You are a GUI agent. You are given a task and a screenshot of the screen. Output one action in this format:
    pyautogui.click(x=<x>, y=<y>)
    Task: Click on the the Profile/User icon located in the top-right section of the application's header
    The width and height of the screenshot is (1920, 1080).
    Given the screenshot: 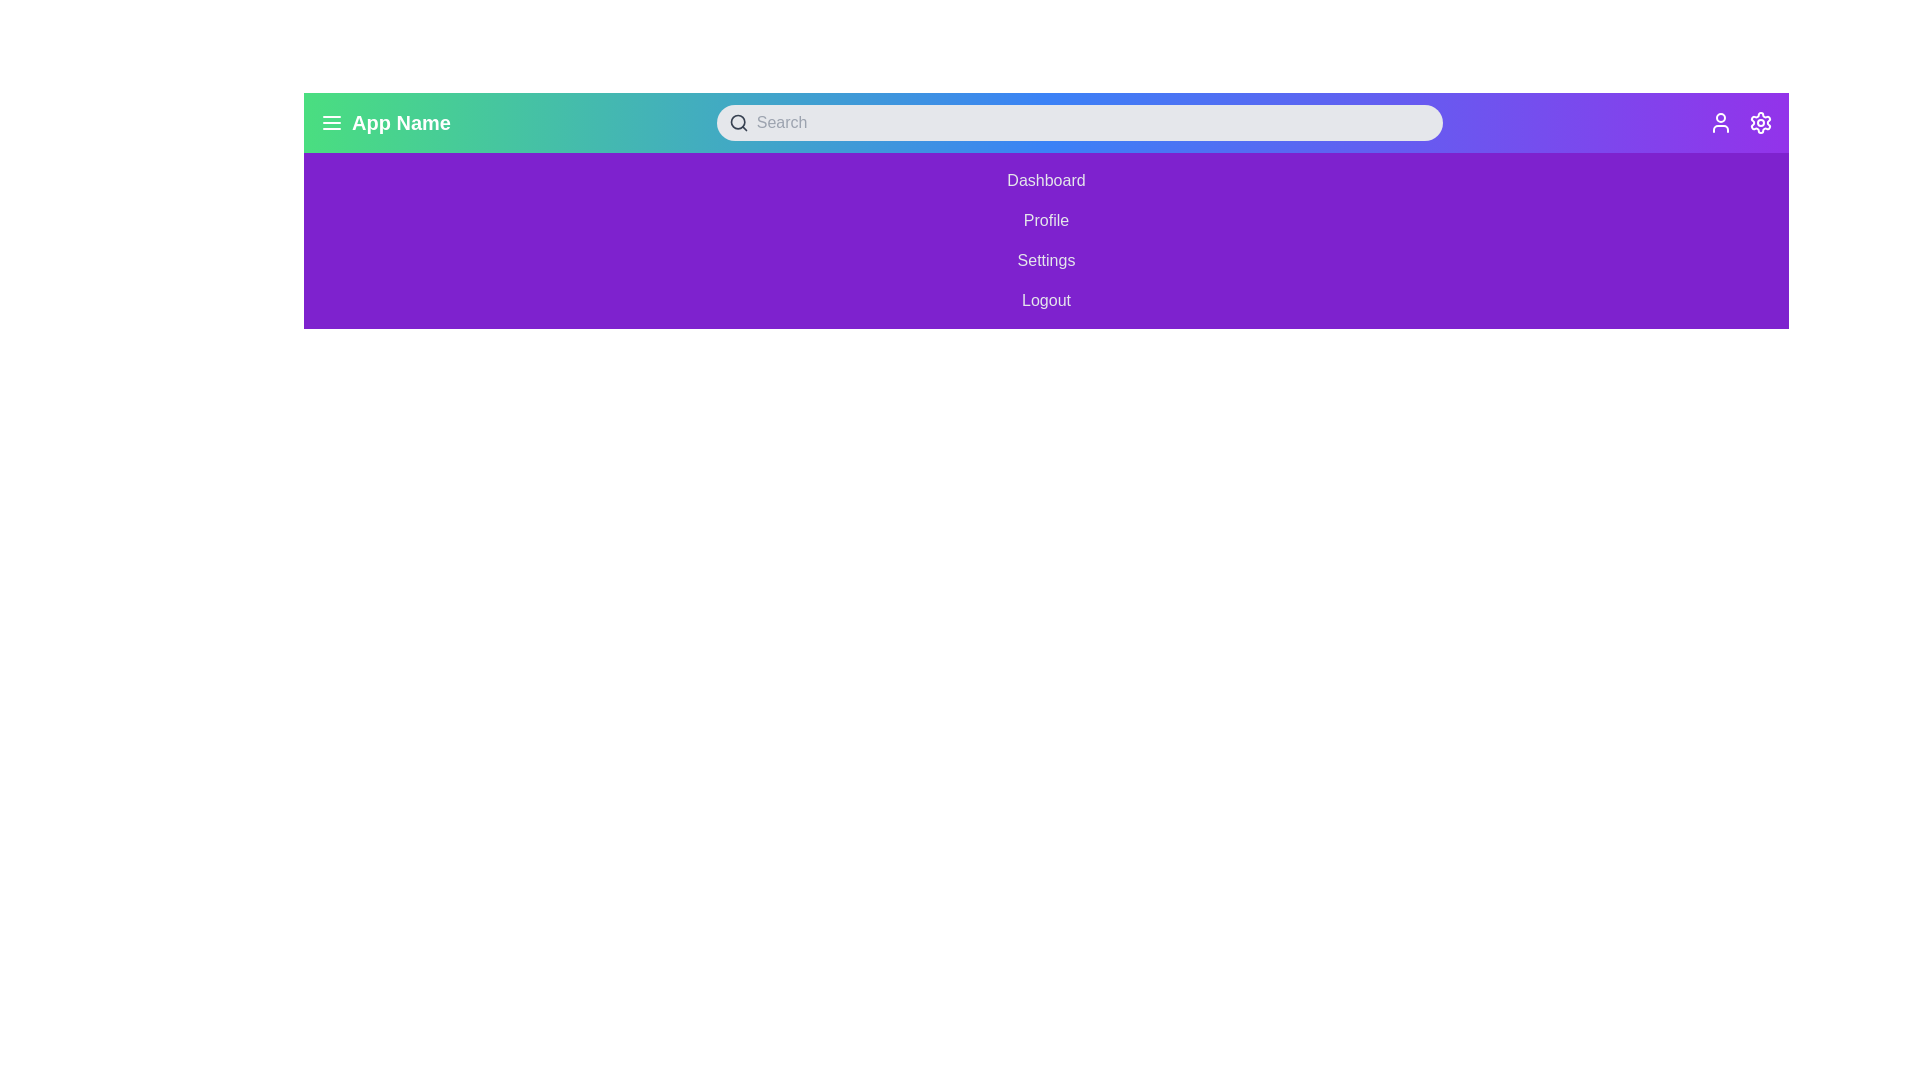 What is the action you would take?
    pyautogui.click(x=1720, y=123)
    